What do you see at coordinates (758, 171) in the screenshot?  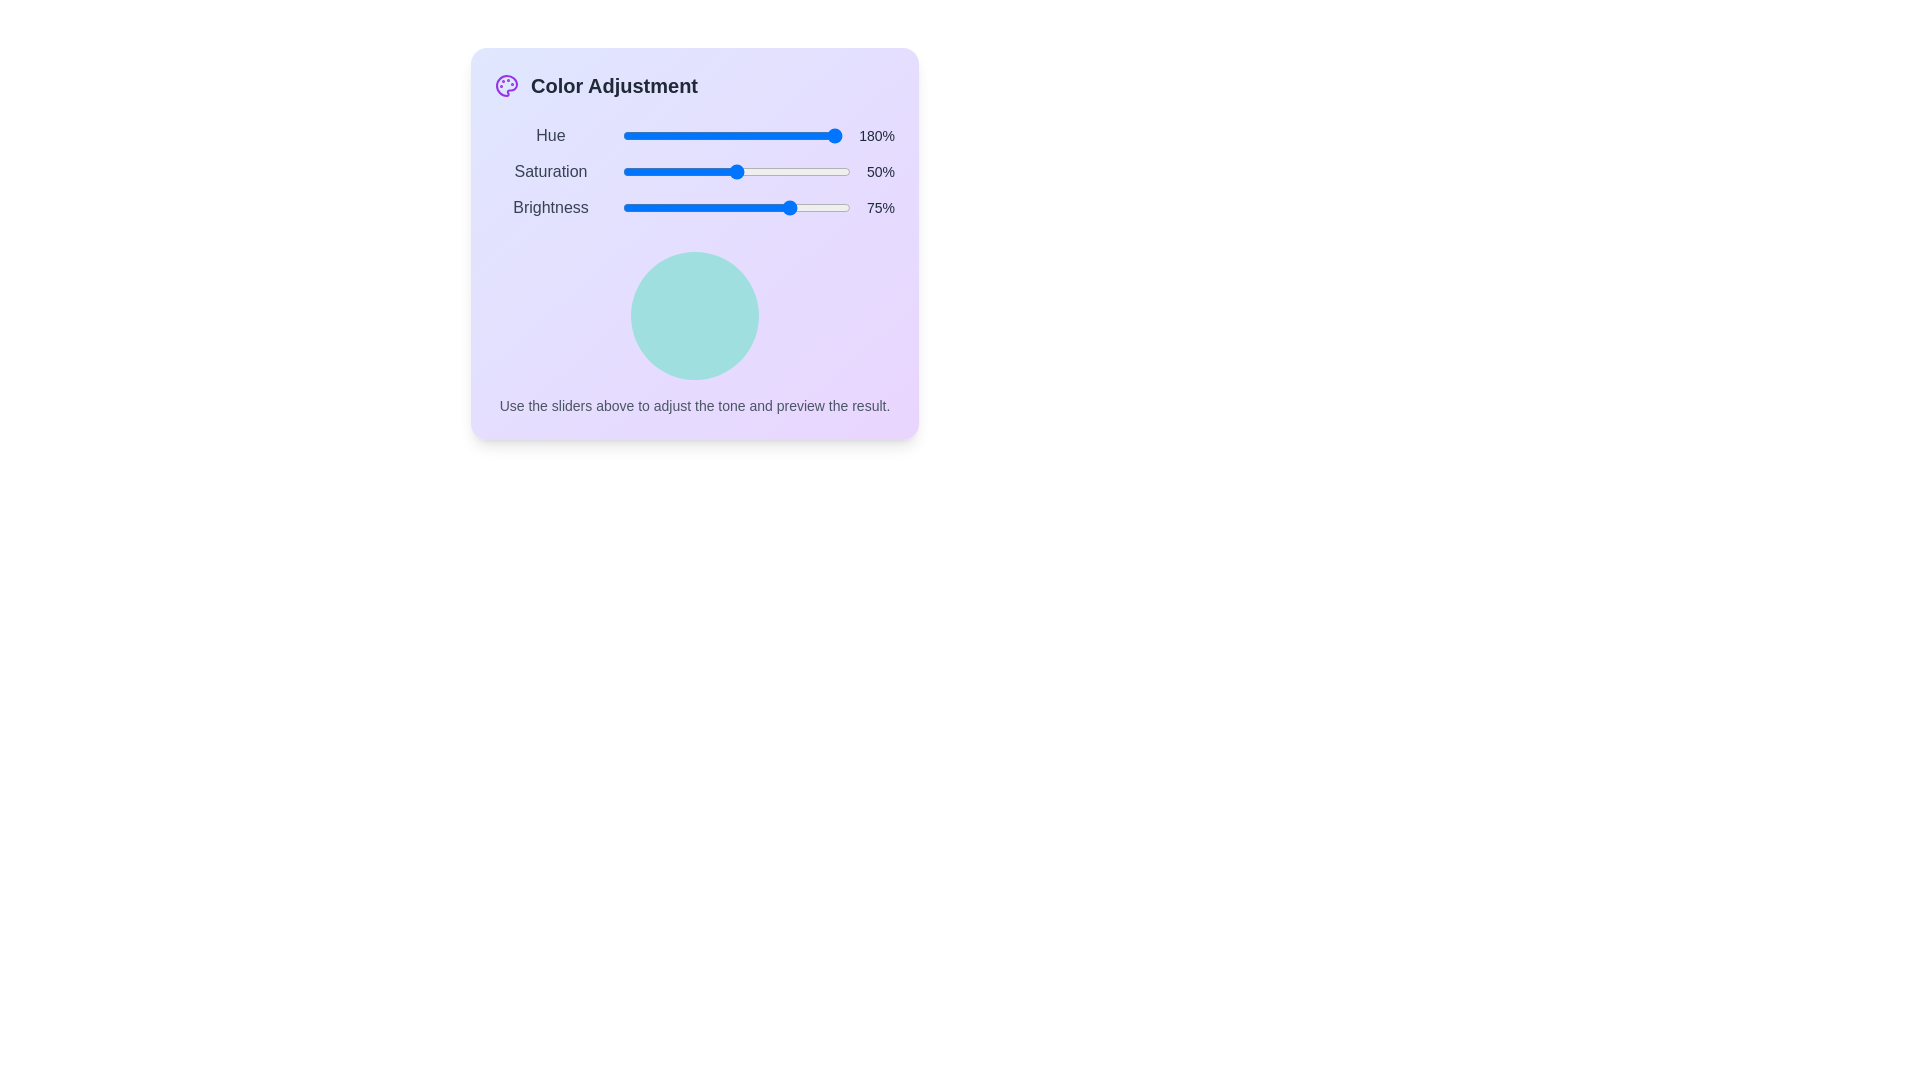 I see `the 'Saturation' slider to 60% by dragging the slider` at bounding box center [758, 171].